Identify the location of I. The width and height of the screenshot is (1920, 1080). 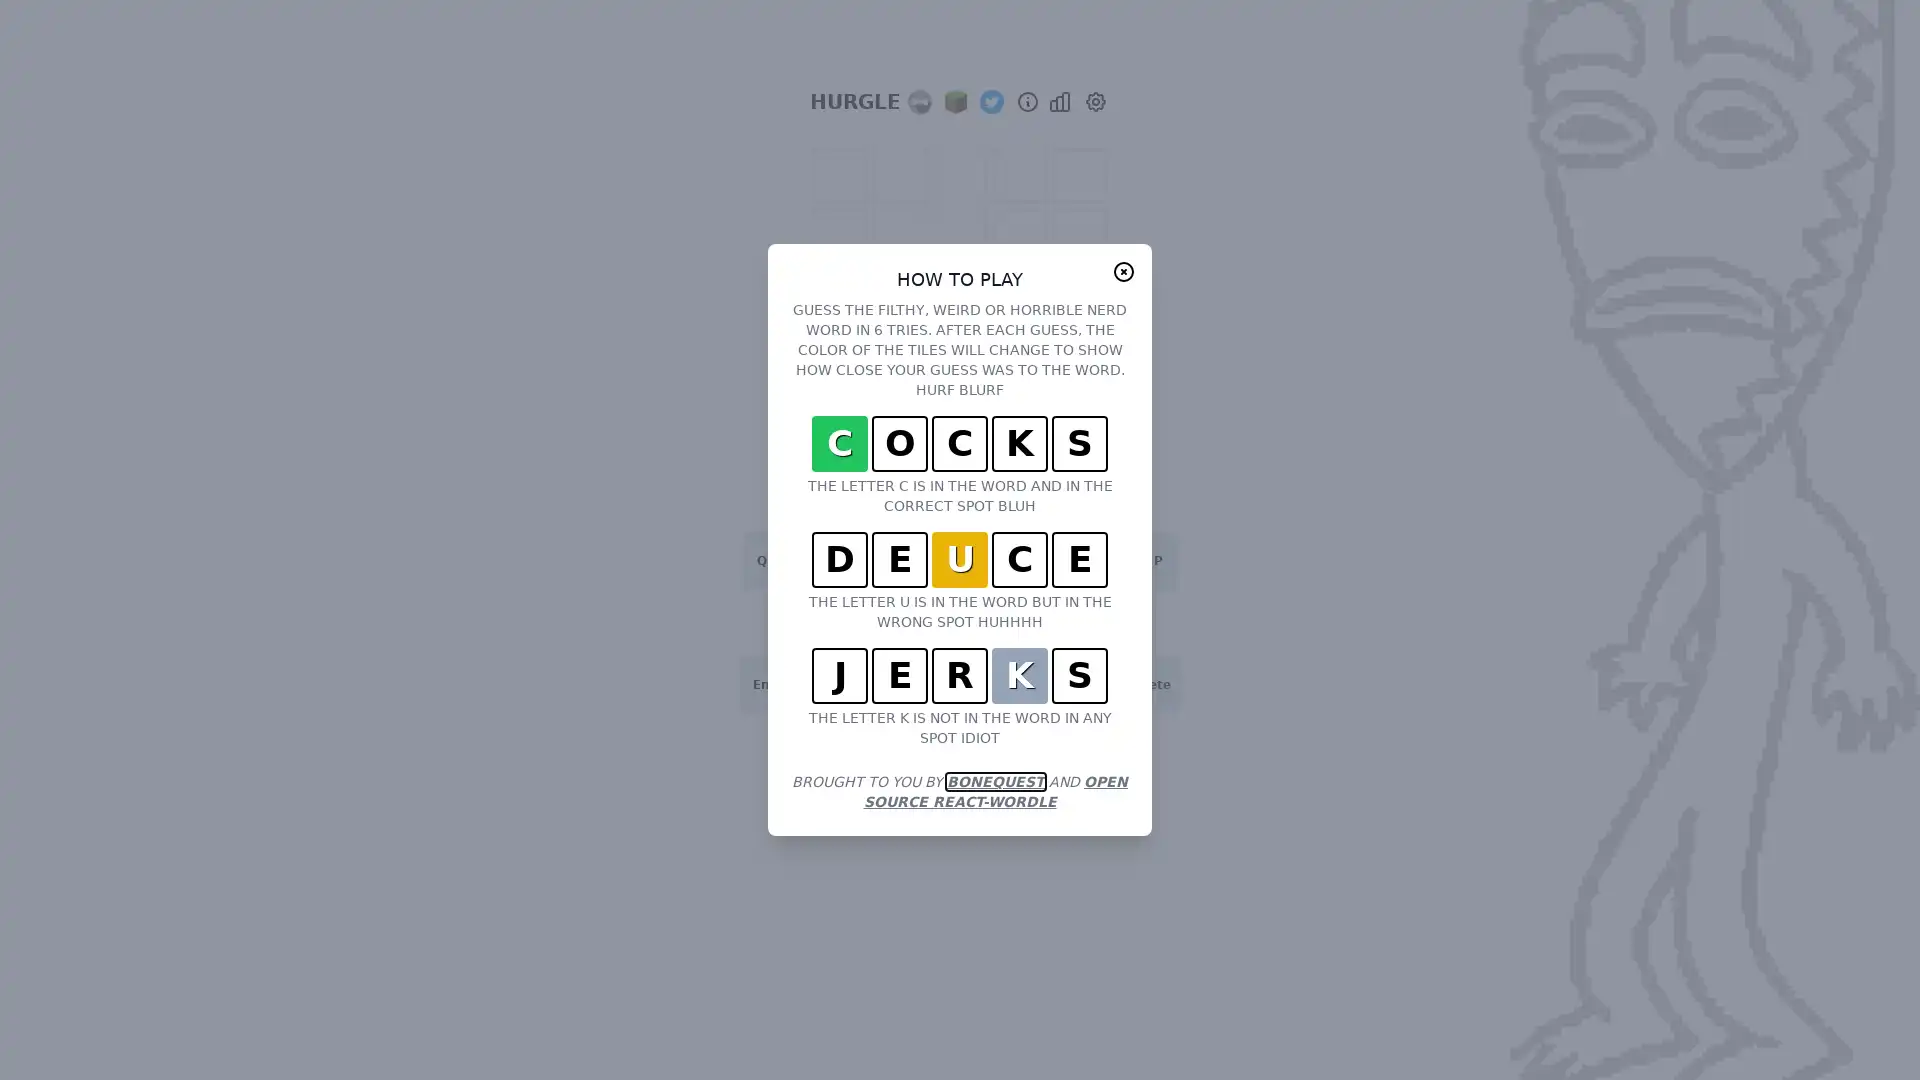
(1069, 560).